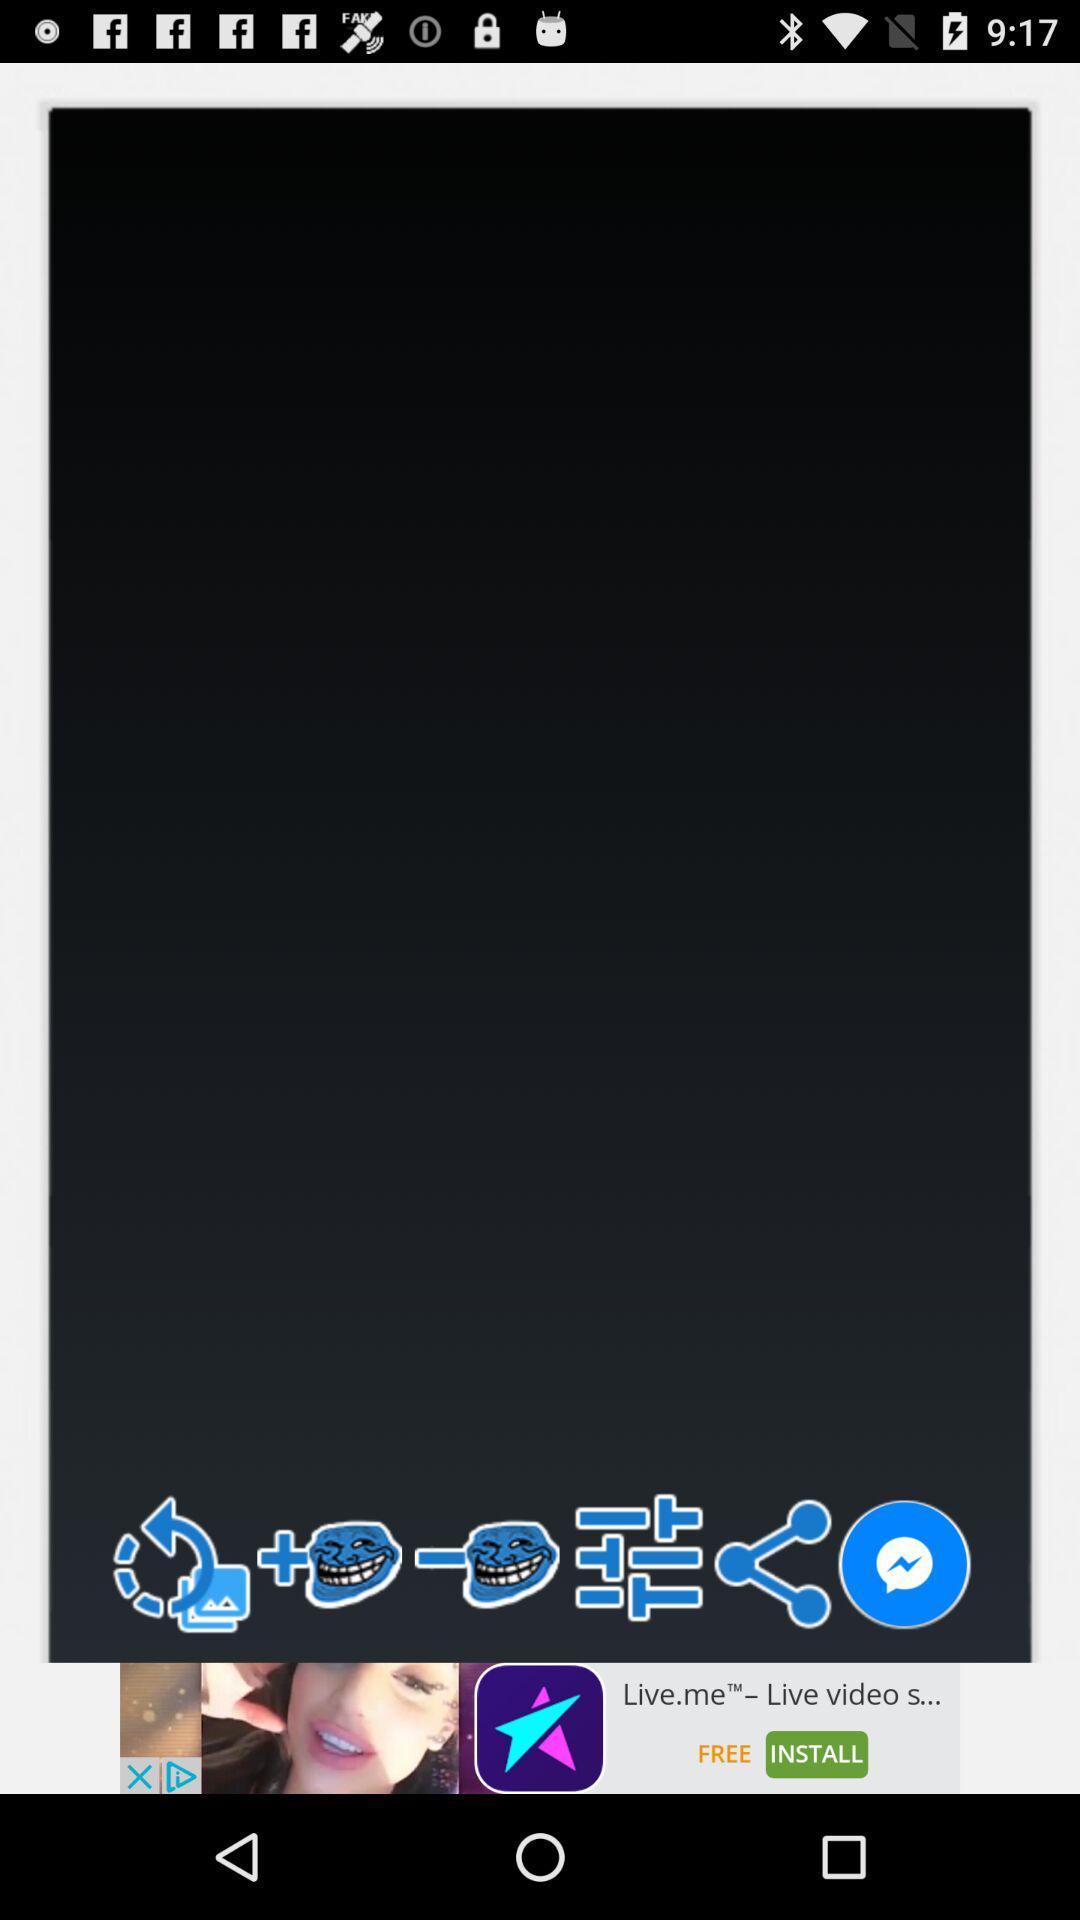 This screenshot has width=1080, height=1920. Describe the element at coordinates (178, 1563) in the screenshot. I see `refresh option` at that location.